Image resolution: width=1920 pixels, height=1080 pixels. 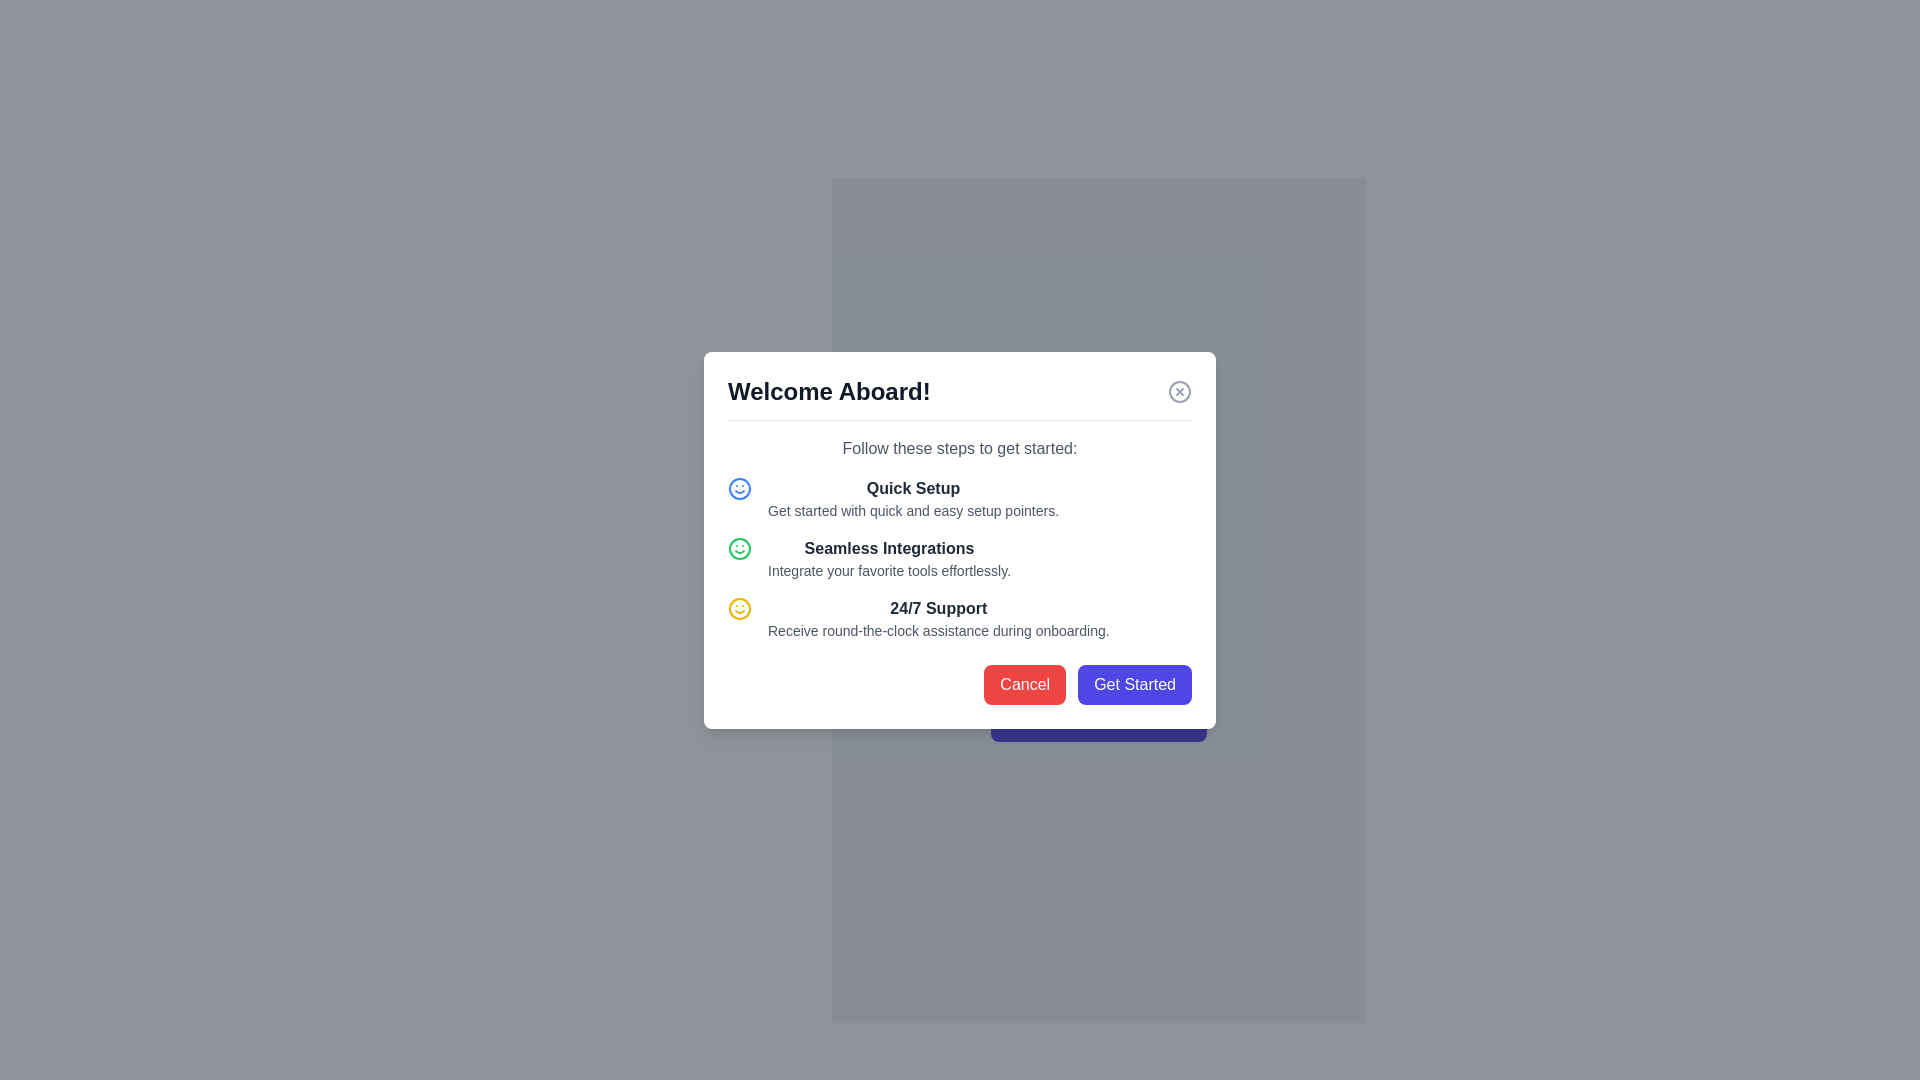 What do you see at coordinates (888, 570) in the screenshot?
I see `the text label that reads 'Integrate your favorite tools effortlessly.' which is positioned below the title 'Seamless Integrations' in the popup interface` at bounding box center [888, 570].